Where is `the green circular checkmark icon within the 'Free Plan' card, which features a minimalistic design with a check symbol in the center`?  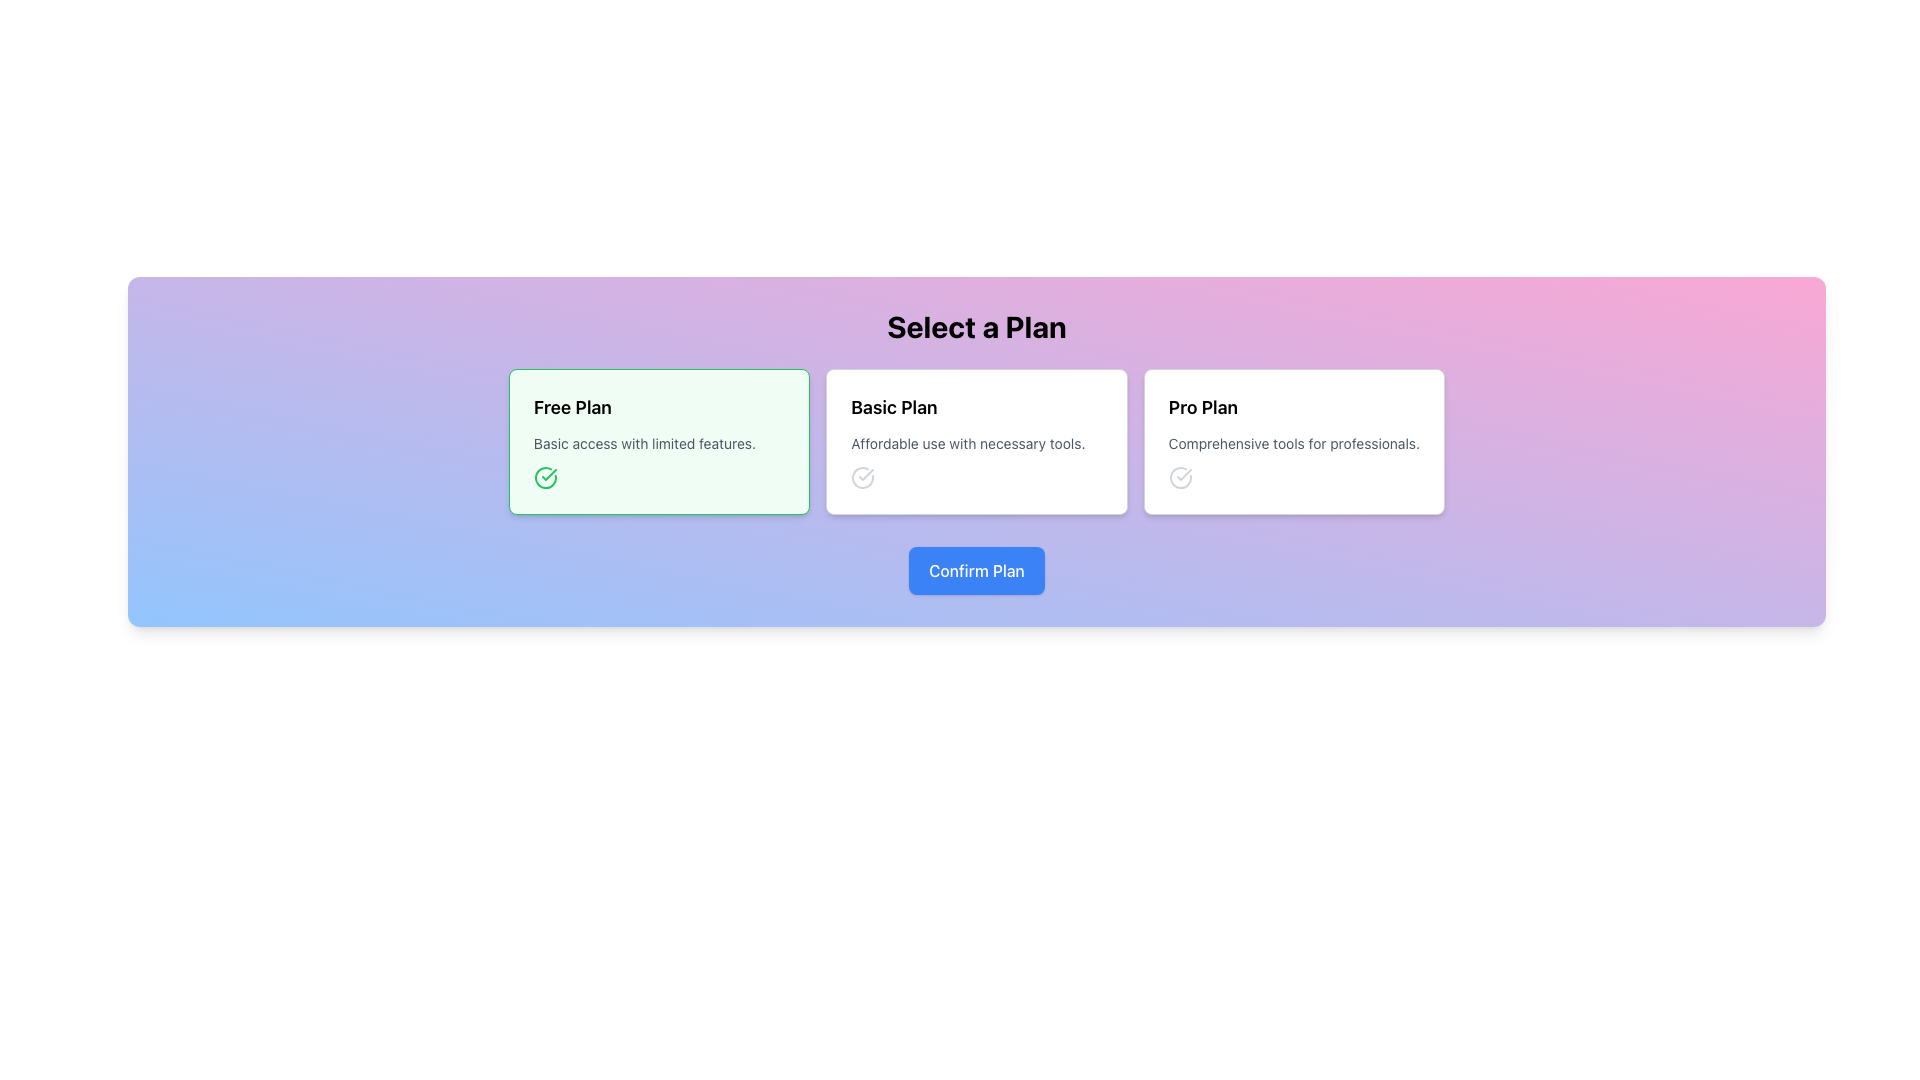
the green circular checkmark icon within the 'Free Plan' card, which features a minimalistic design with a check symbol in the center is located at coordinates (545, 478).